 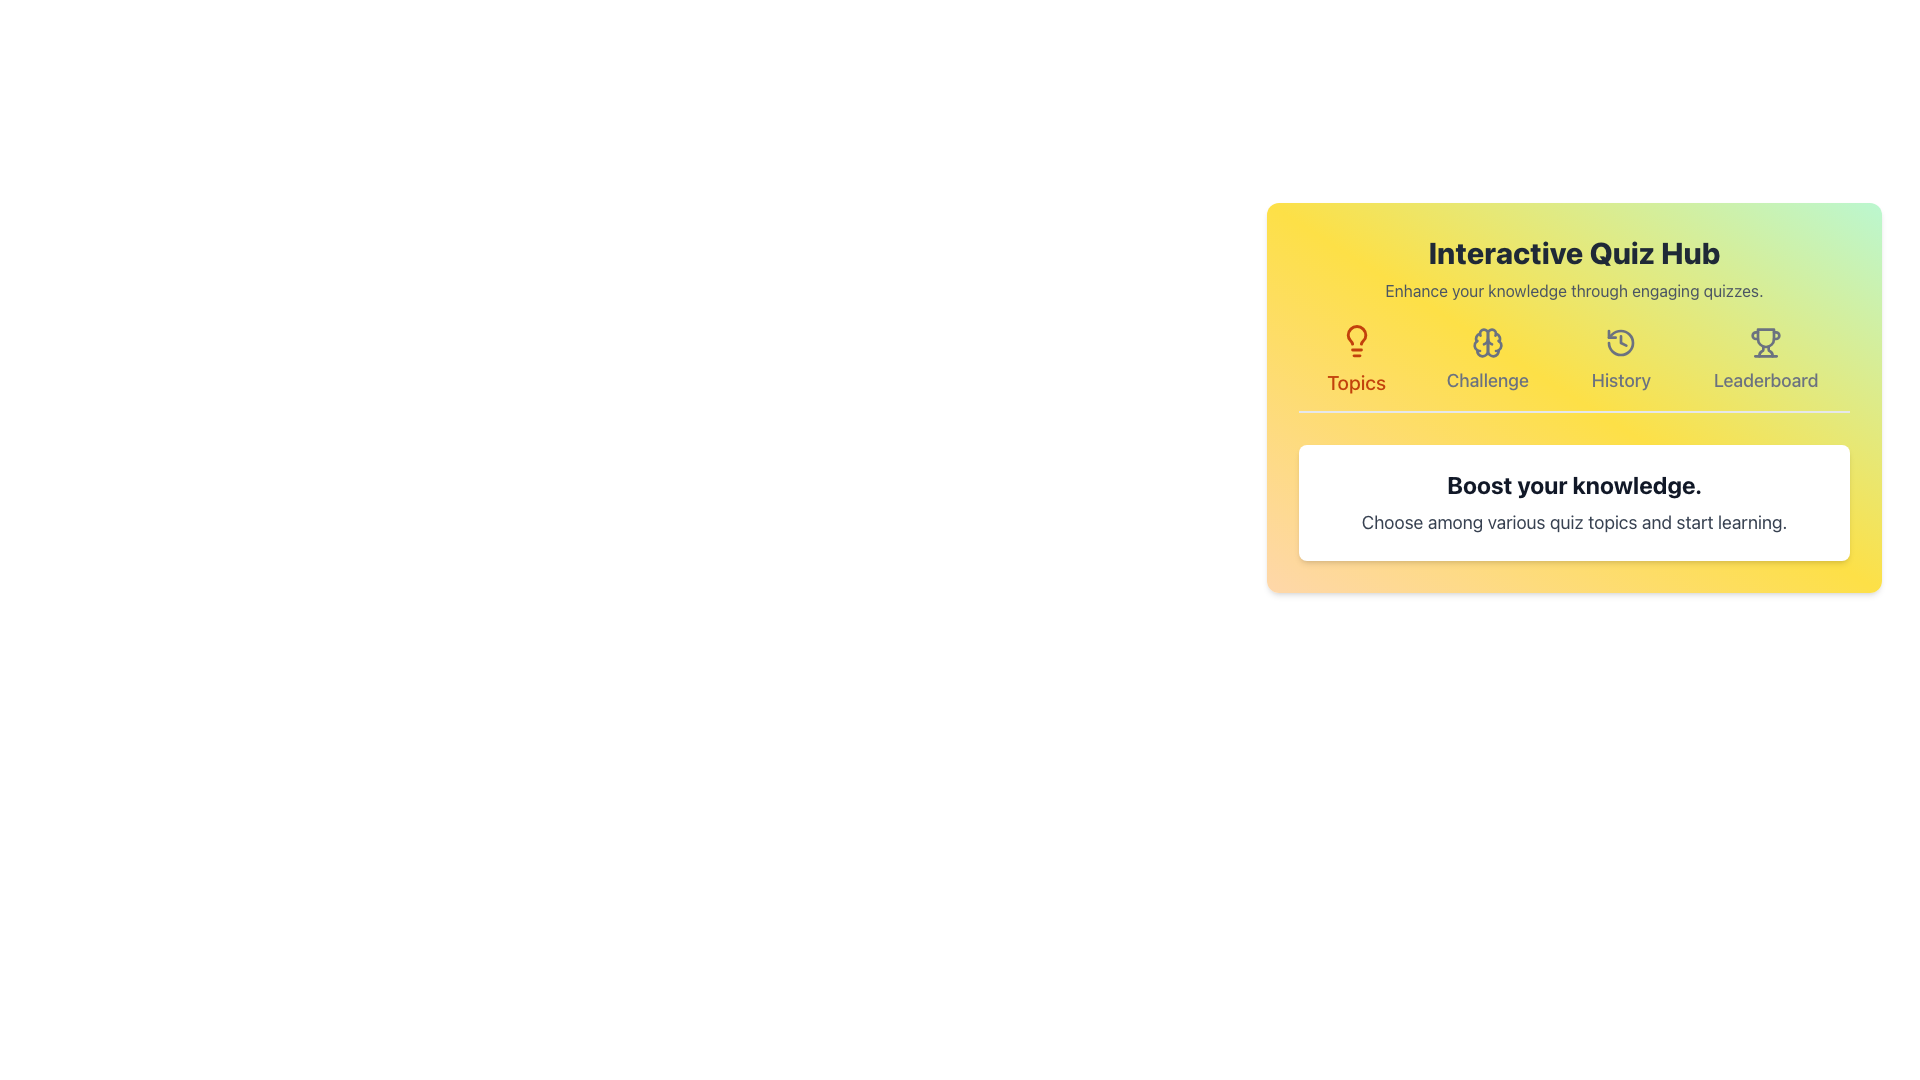 What do you see at coordinates (1487, 381) in the screenshot?
I see `the 'Challenge' label located beneath the brain icon in the 'Interactive Quiz Hub'` at bounding box center [1487, 381].